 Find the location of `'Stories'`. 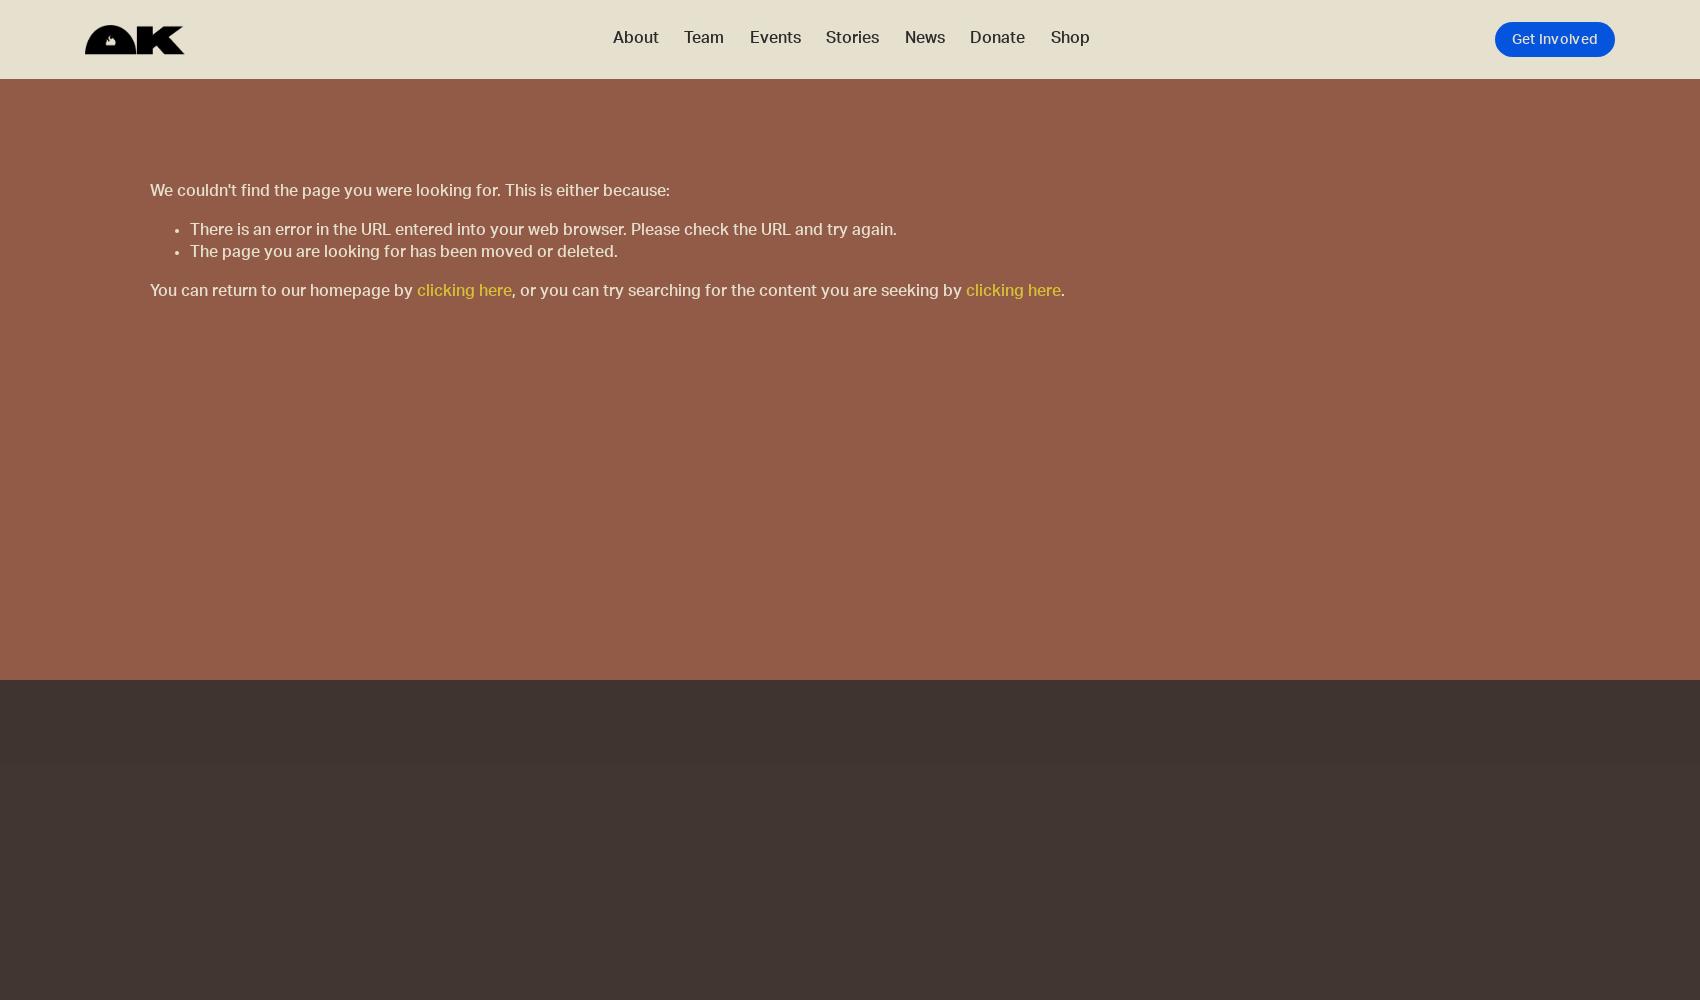

'Stories' is located at coordinates (825, 38).